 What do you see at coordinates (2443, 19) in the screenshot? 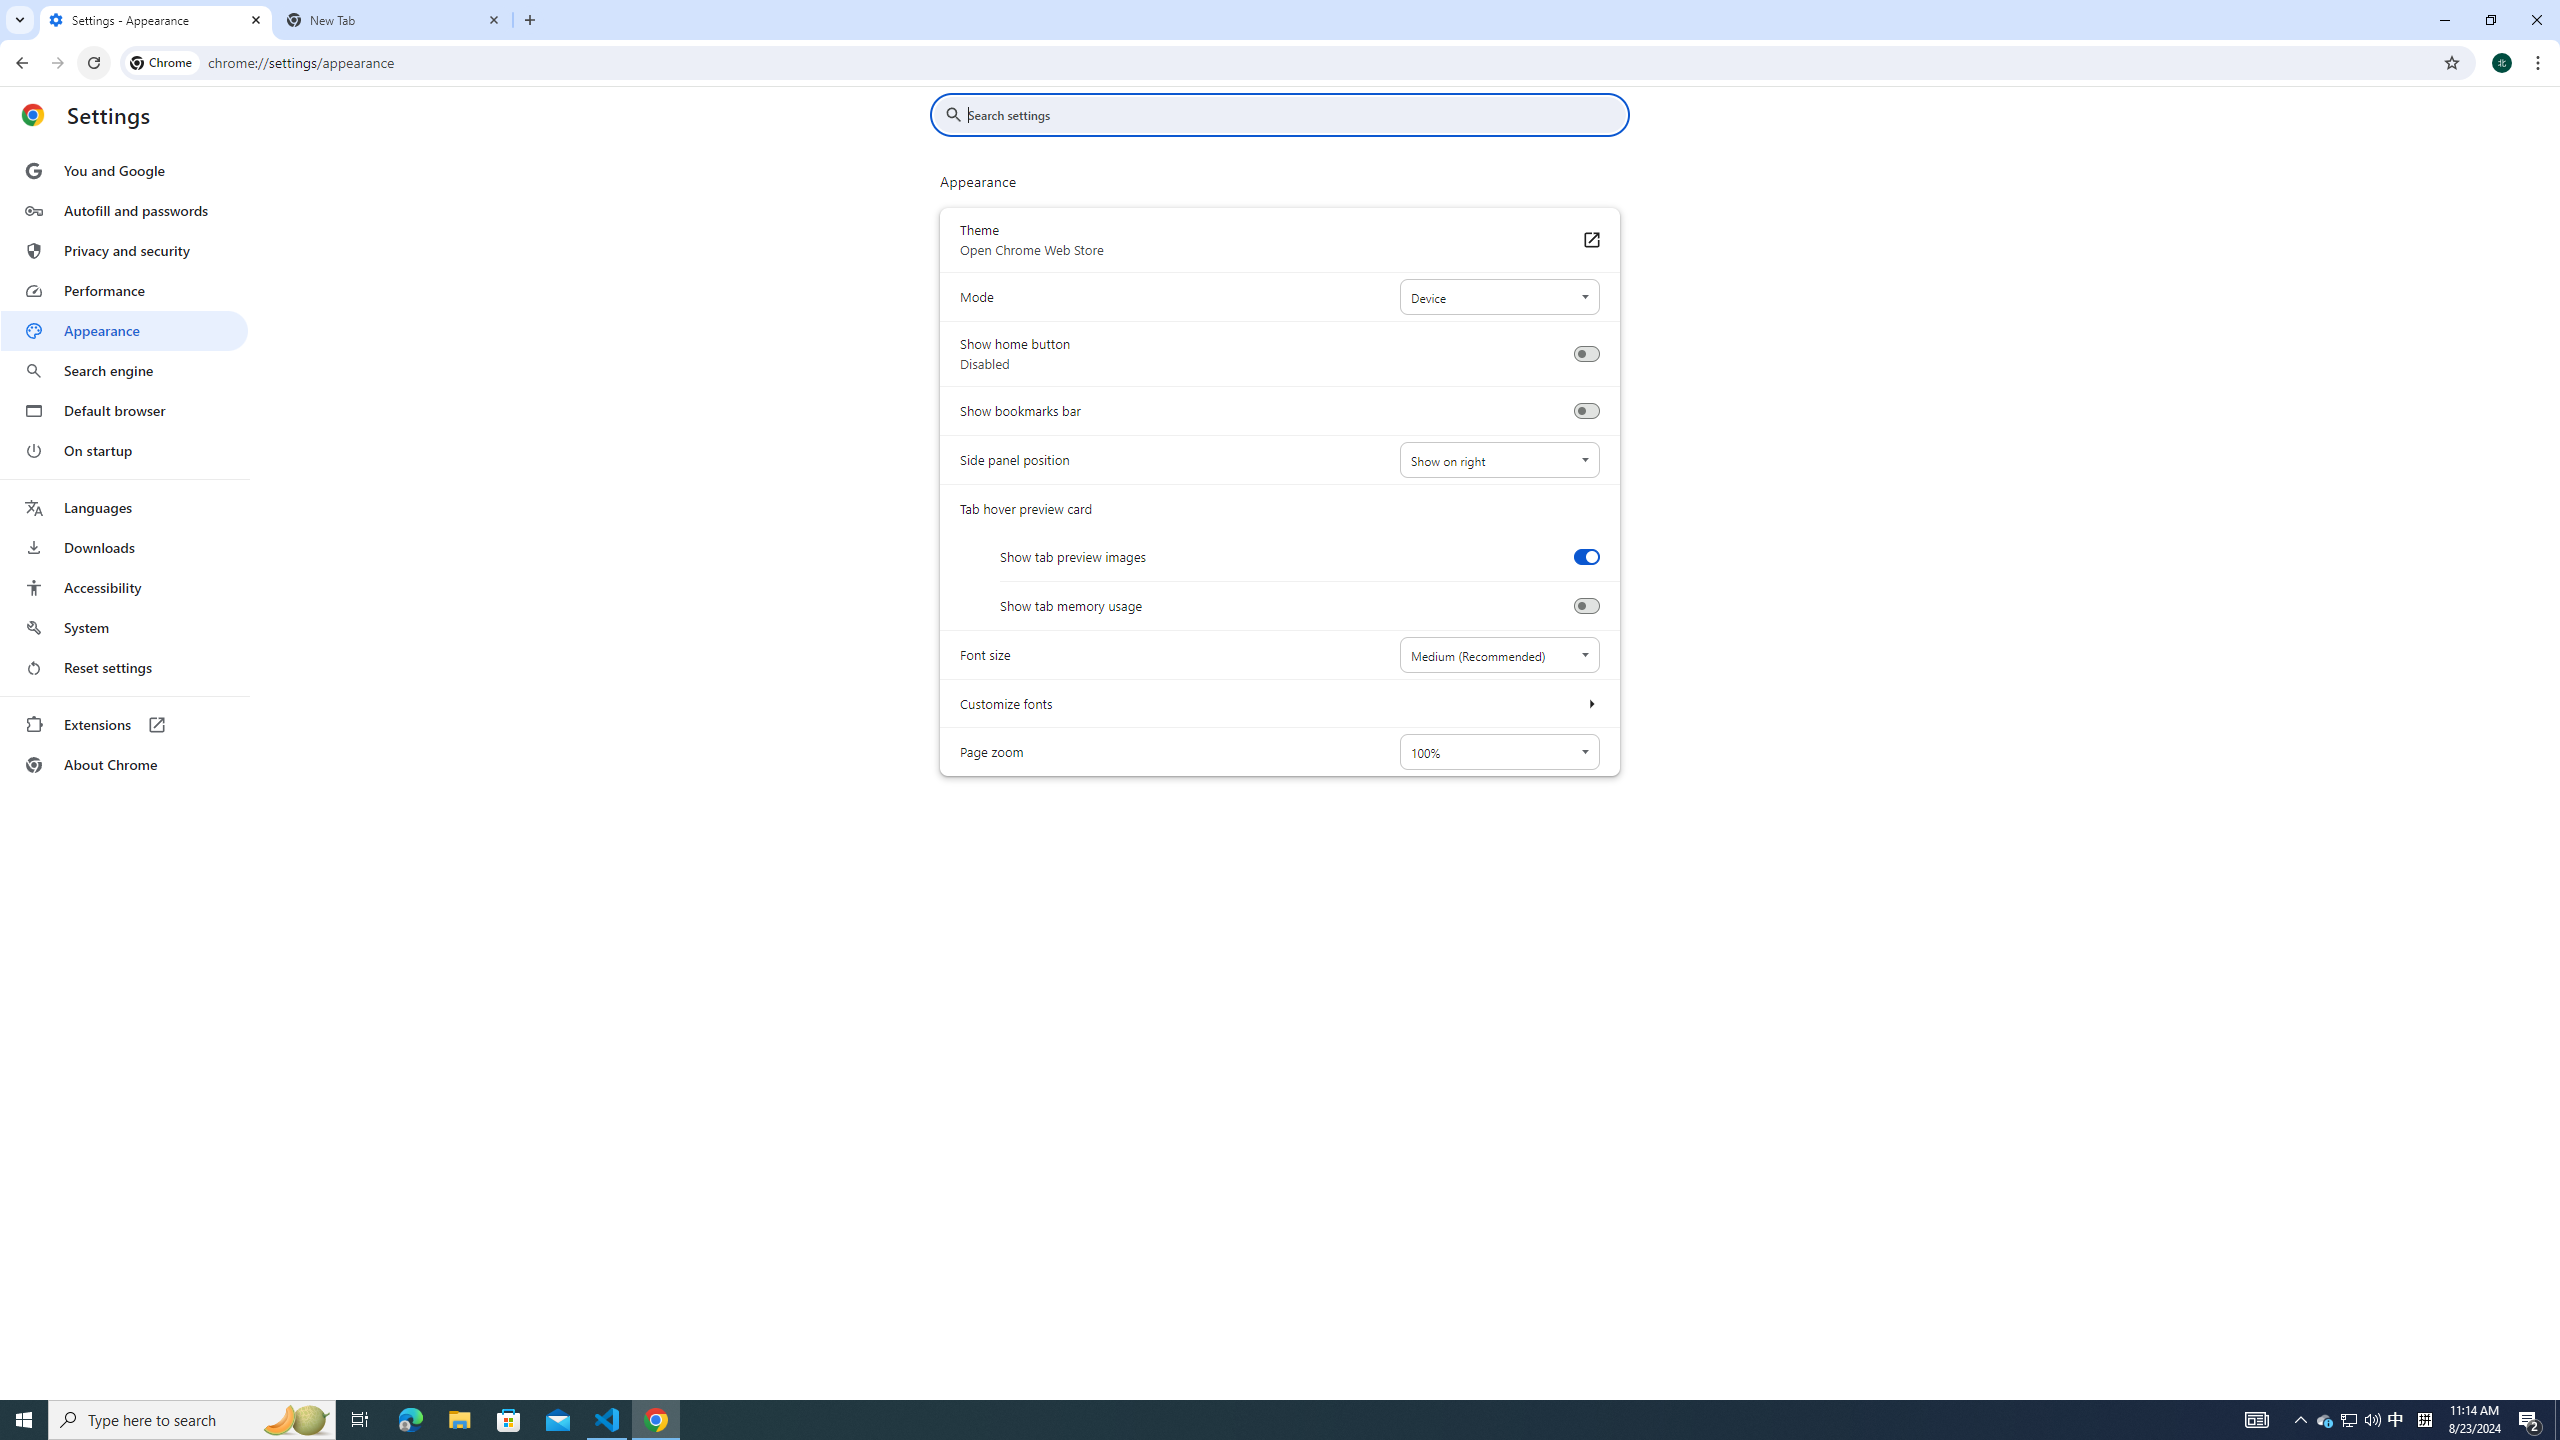
I see `'Minimize'` at bounding box center [2443, 19].